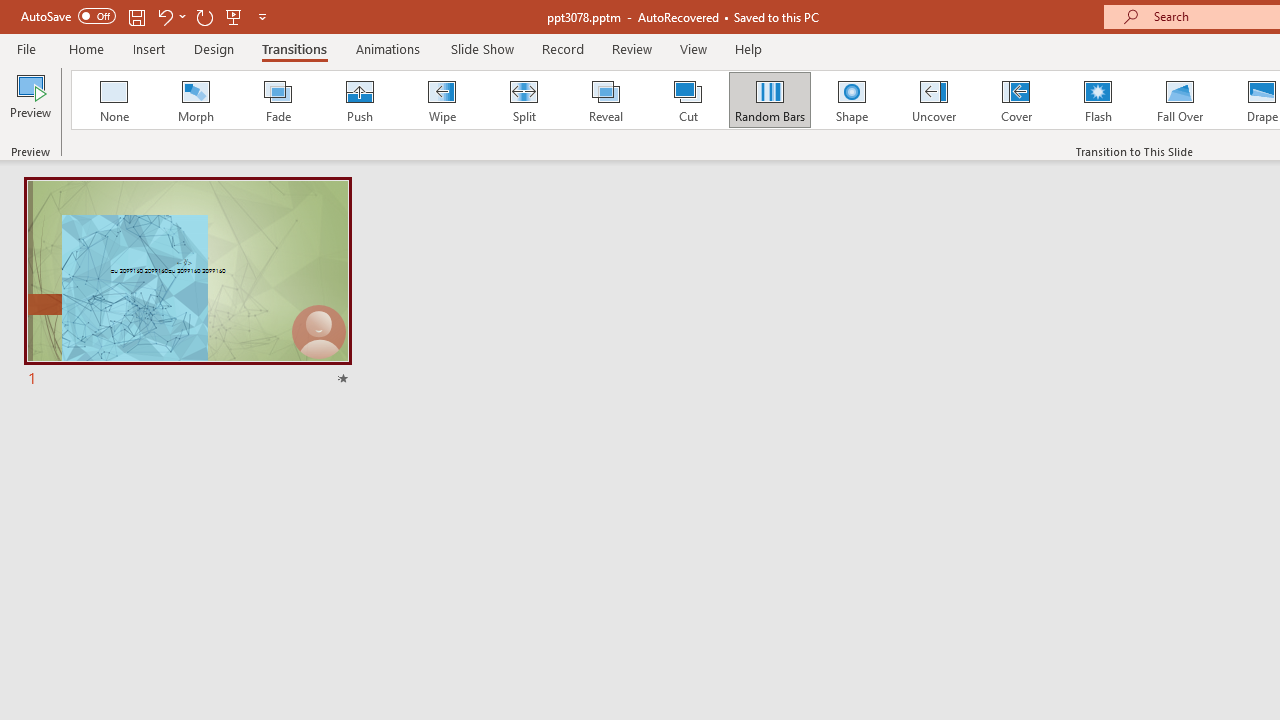 The width and height of the screenshot is (1280, 720). Describe the element at coordinates (440, 100) in the screenshot. I see `'Wipe'` at that location.